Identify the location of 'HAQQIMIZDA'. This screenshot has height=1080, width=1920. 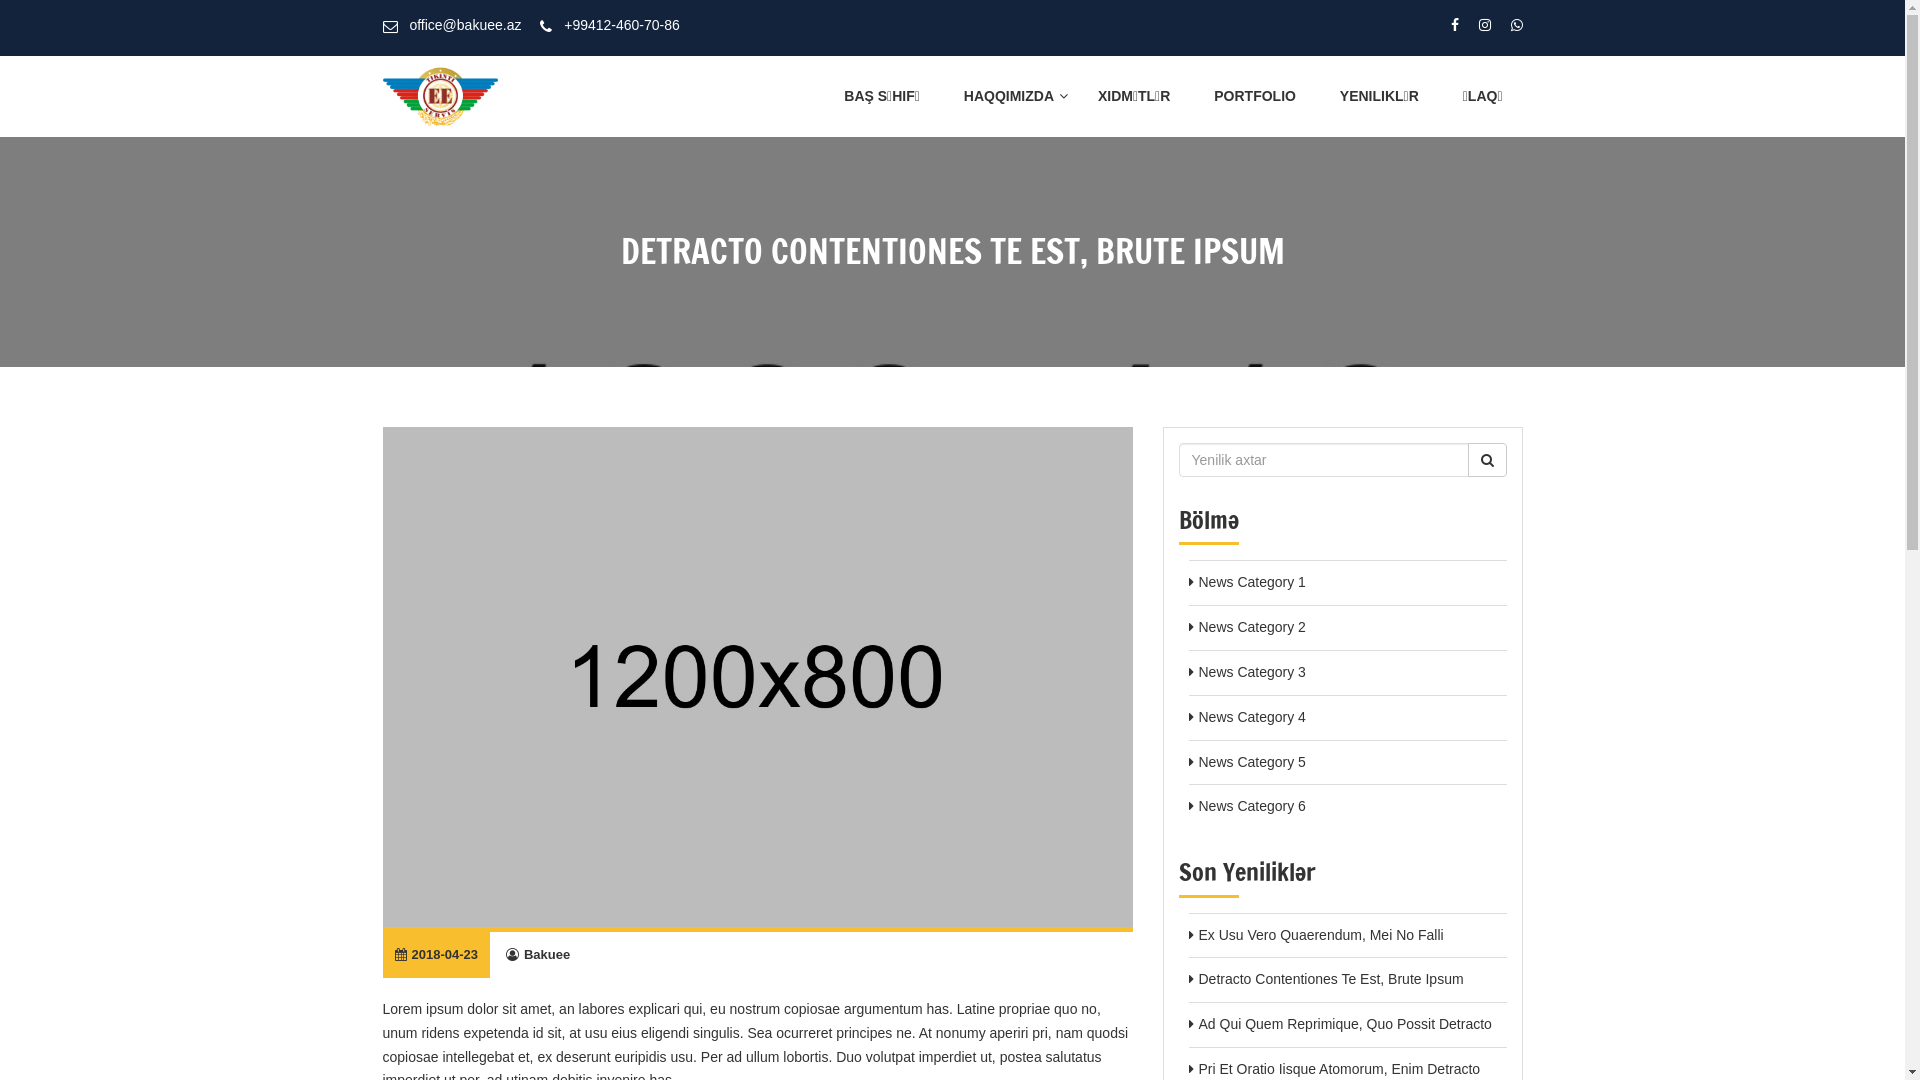
(1008, 96).